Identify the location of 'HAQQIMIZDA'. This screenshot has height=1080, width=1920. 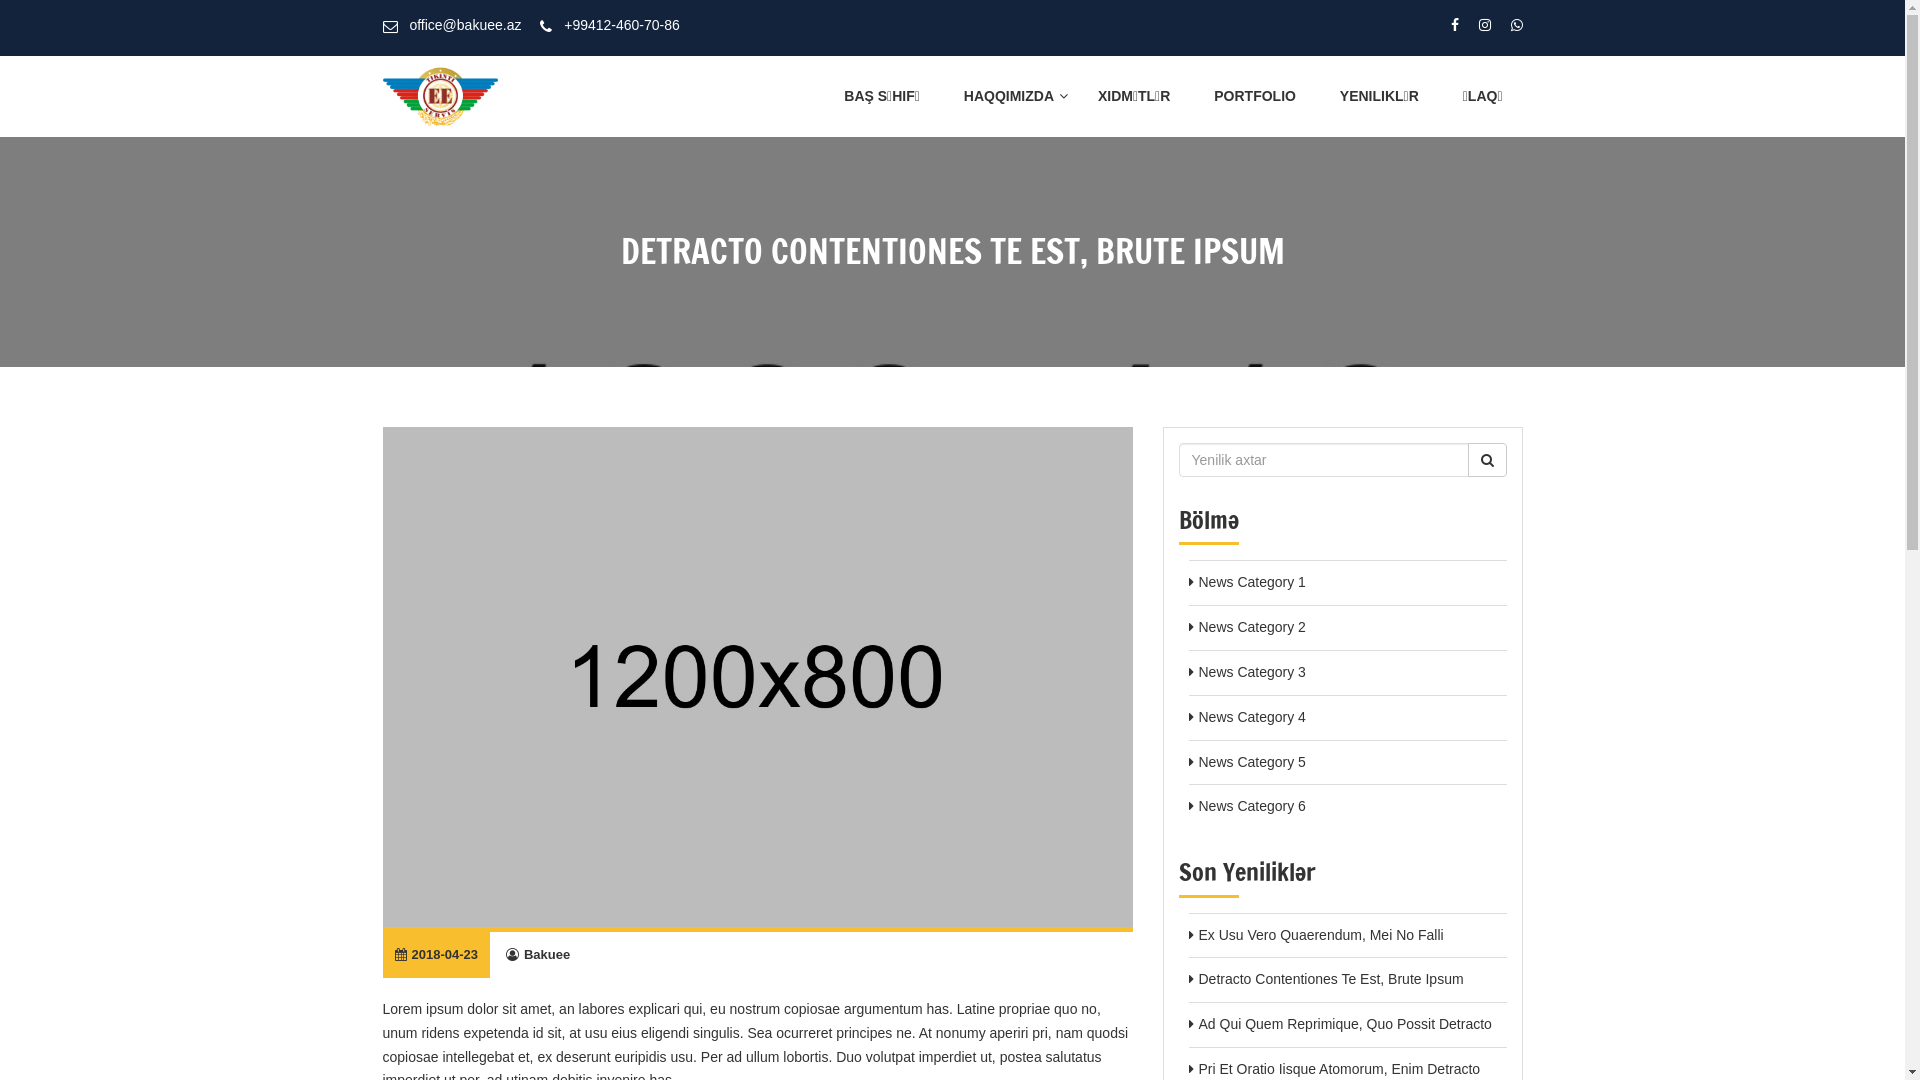
(1008, 96).